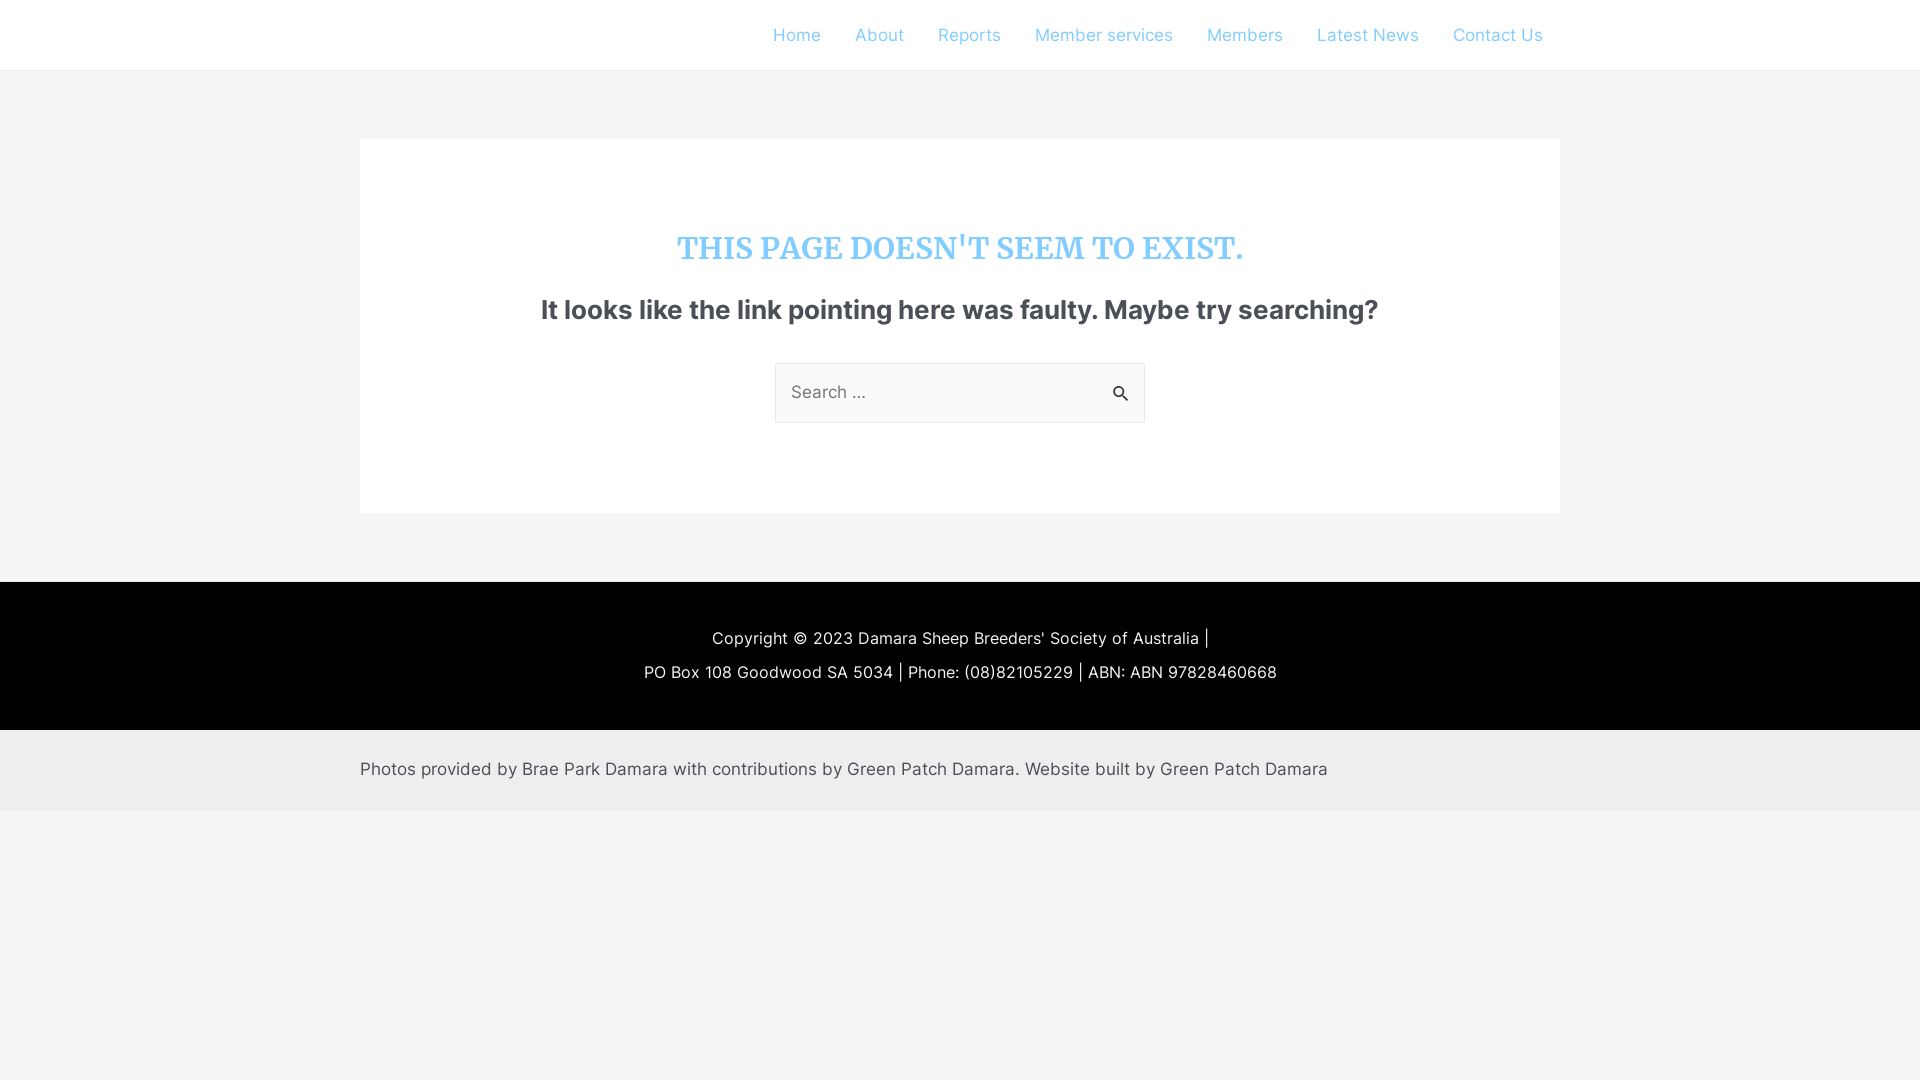 This screenshot has width=1920, height=1080. What do you see at coordinates (1103, 34) in the screenshot?
I see `'Member services'` at bounding box center [1103, 34].